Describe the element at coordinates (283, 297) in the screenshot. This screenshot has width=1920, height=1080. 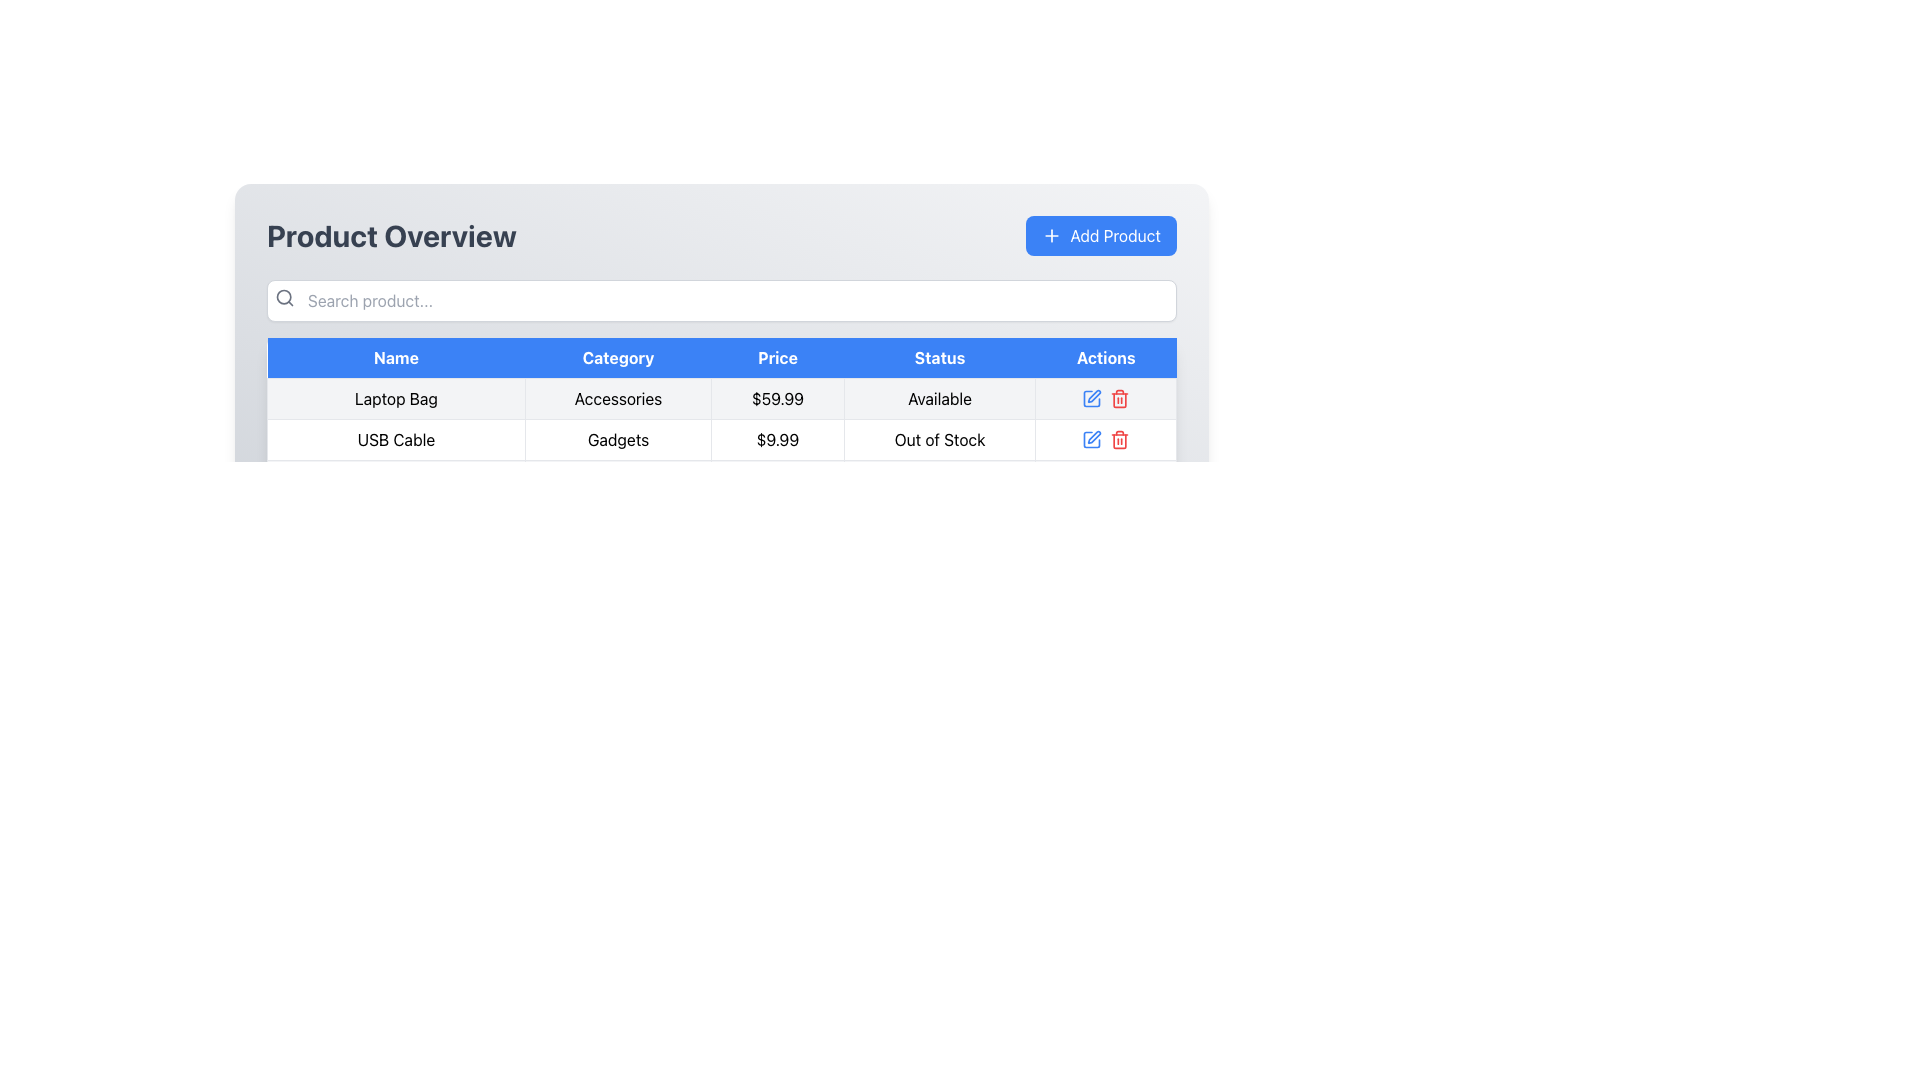
I see `the search icon located to the left of the 'Search product...' input box under the 'Product Overview' header to initiate a search action` at that location.